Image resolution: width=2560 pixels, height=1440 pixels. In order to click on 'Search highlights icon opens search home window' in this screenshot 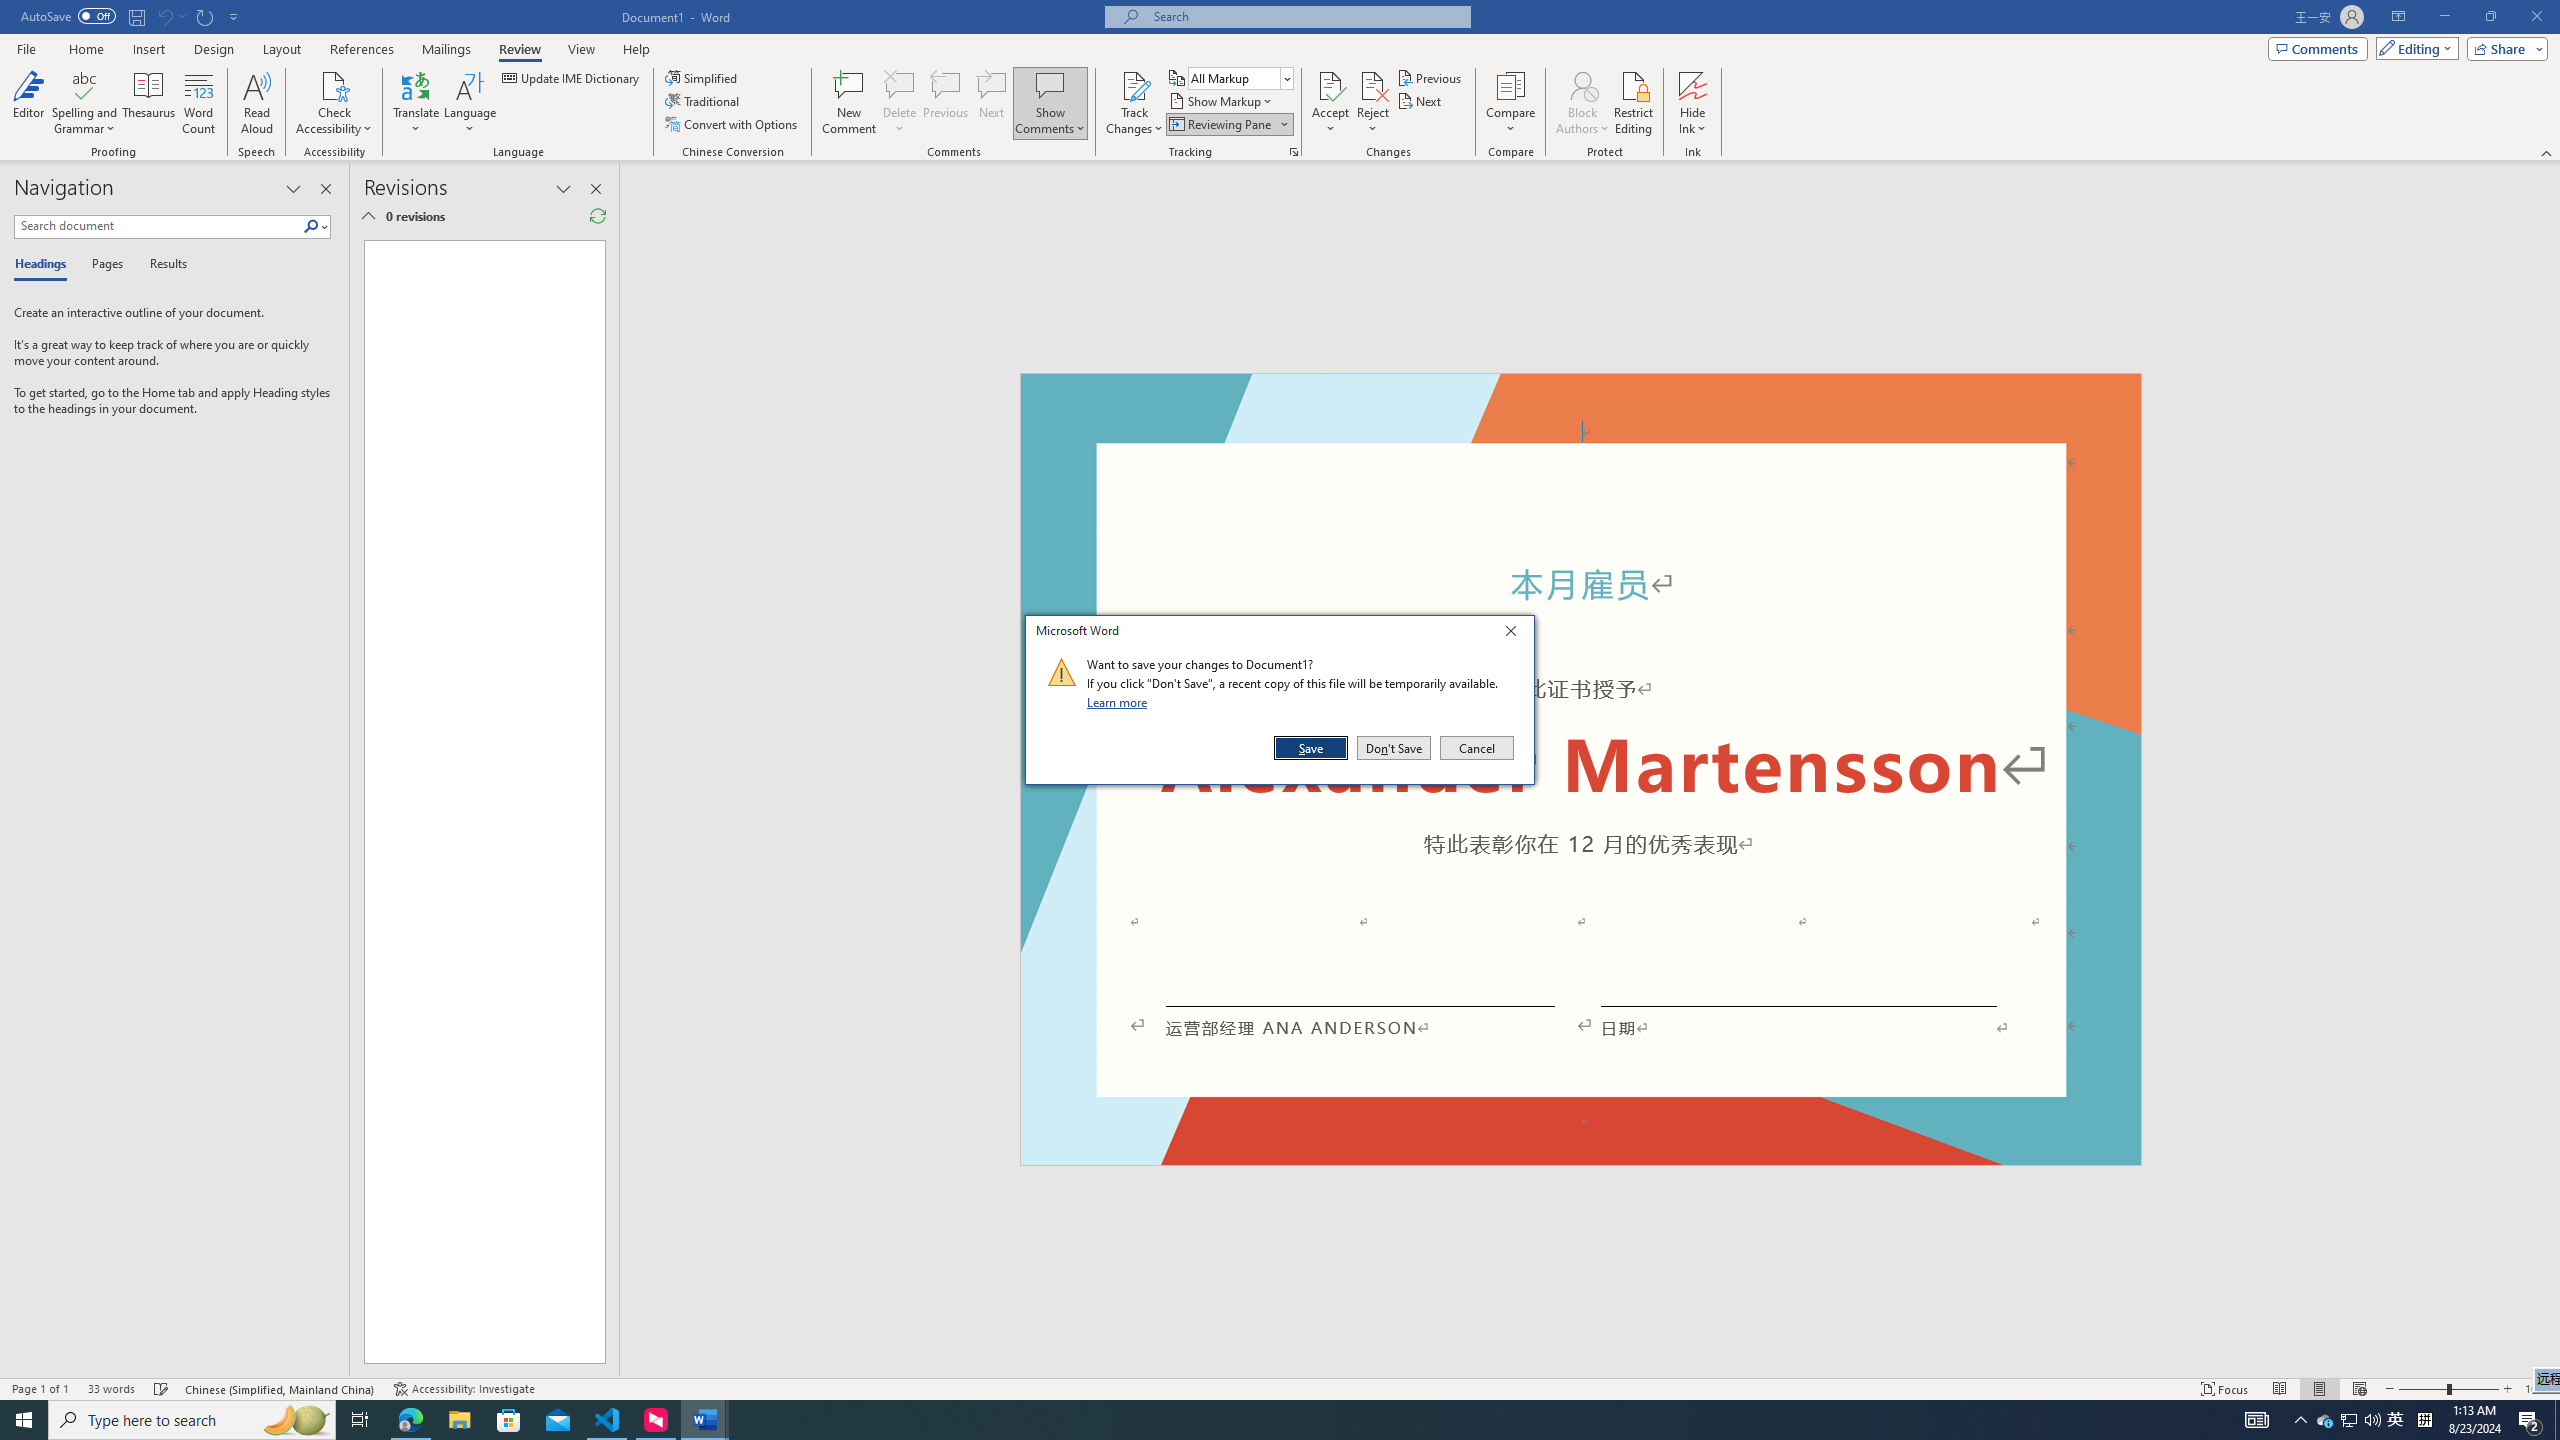, I will do `click(294, 1418)`.